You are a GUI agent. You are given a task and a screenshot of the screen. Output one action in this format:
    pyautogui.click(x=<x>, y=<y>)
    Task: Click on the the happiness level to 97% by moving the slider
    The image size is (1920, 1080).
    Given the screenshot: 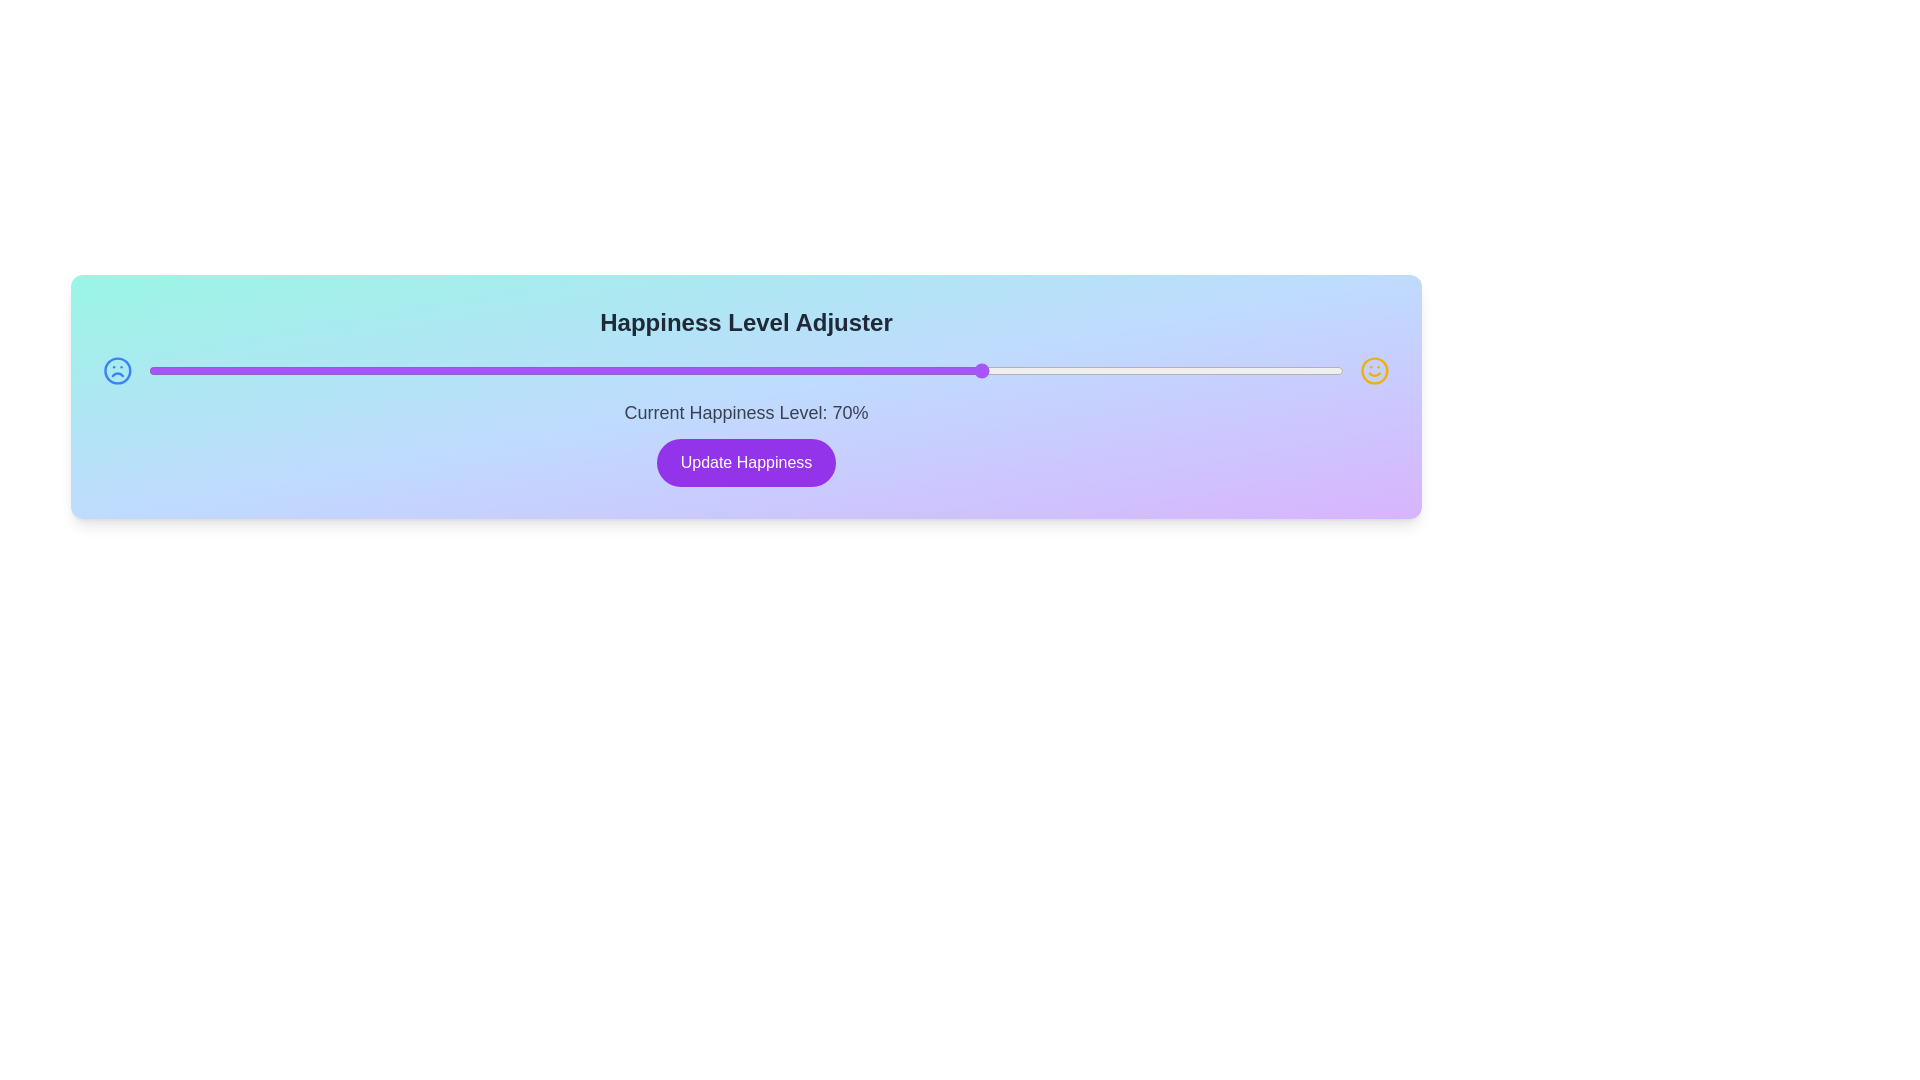 What is the action you would take?
    pyautogui.click(x=1308, y=370)
    